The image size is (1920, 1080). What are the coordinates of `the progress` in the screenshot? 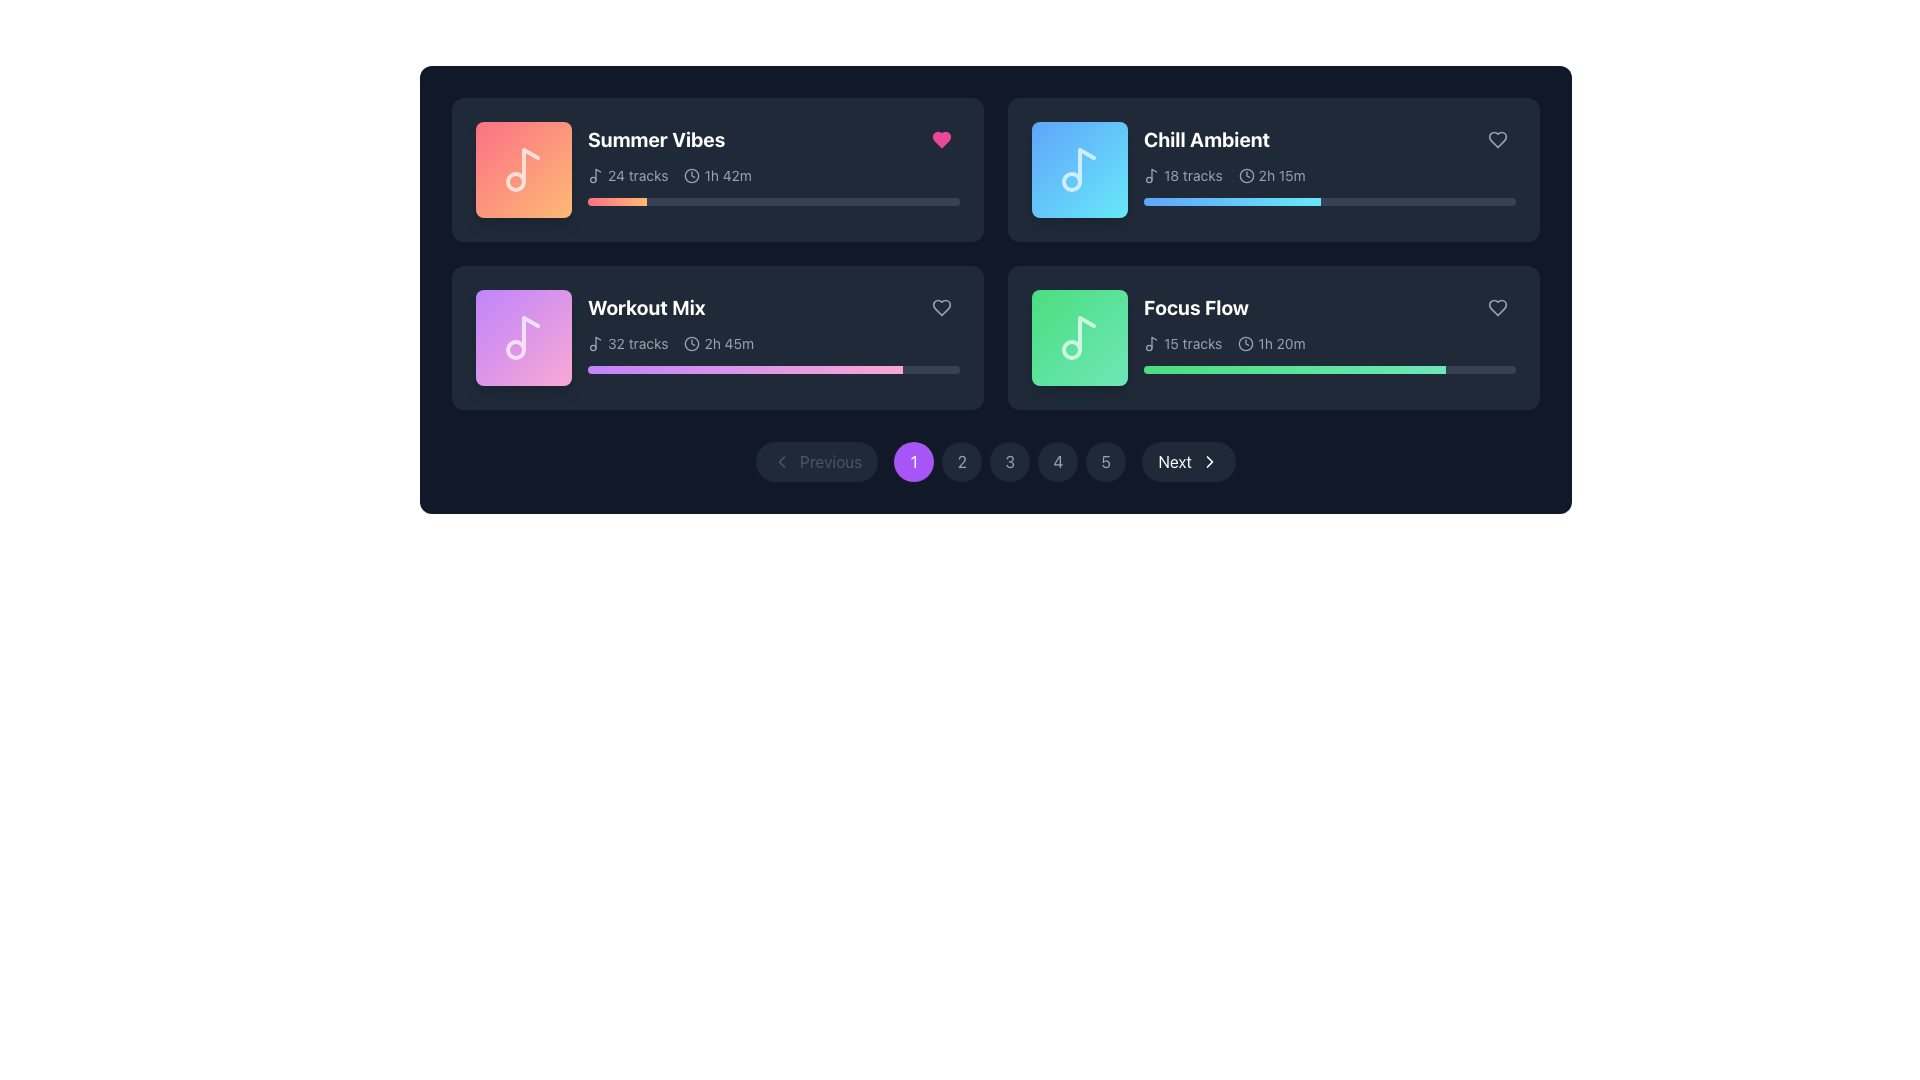 It's located at (735, 201).